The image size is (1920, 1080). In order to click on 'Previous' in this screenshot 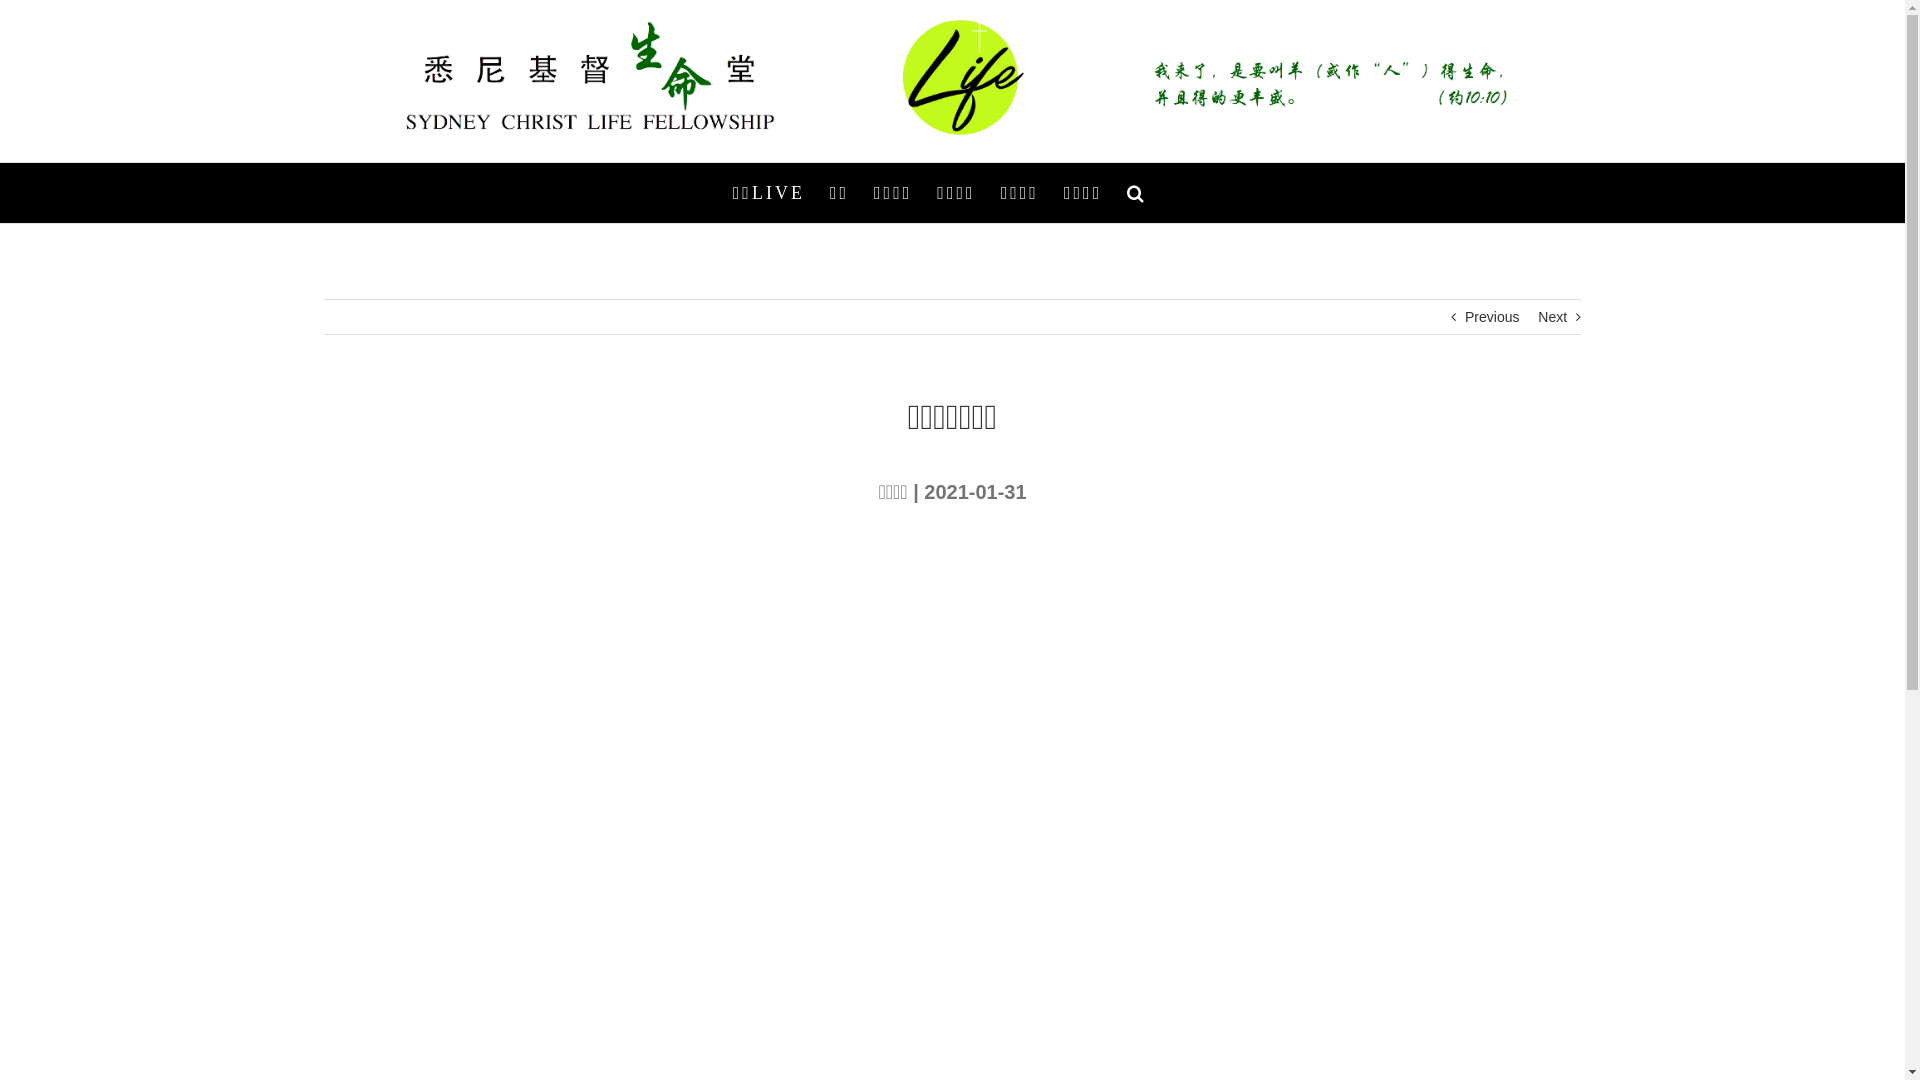, I will do `click(1464, 315)`.